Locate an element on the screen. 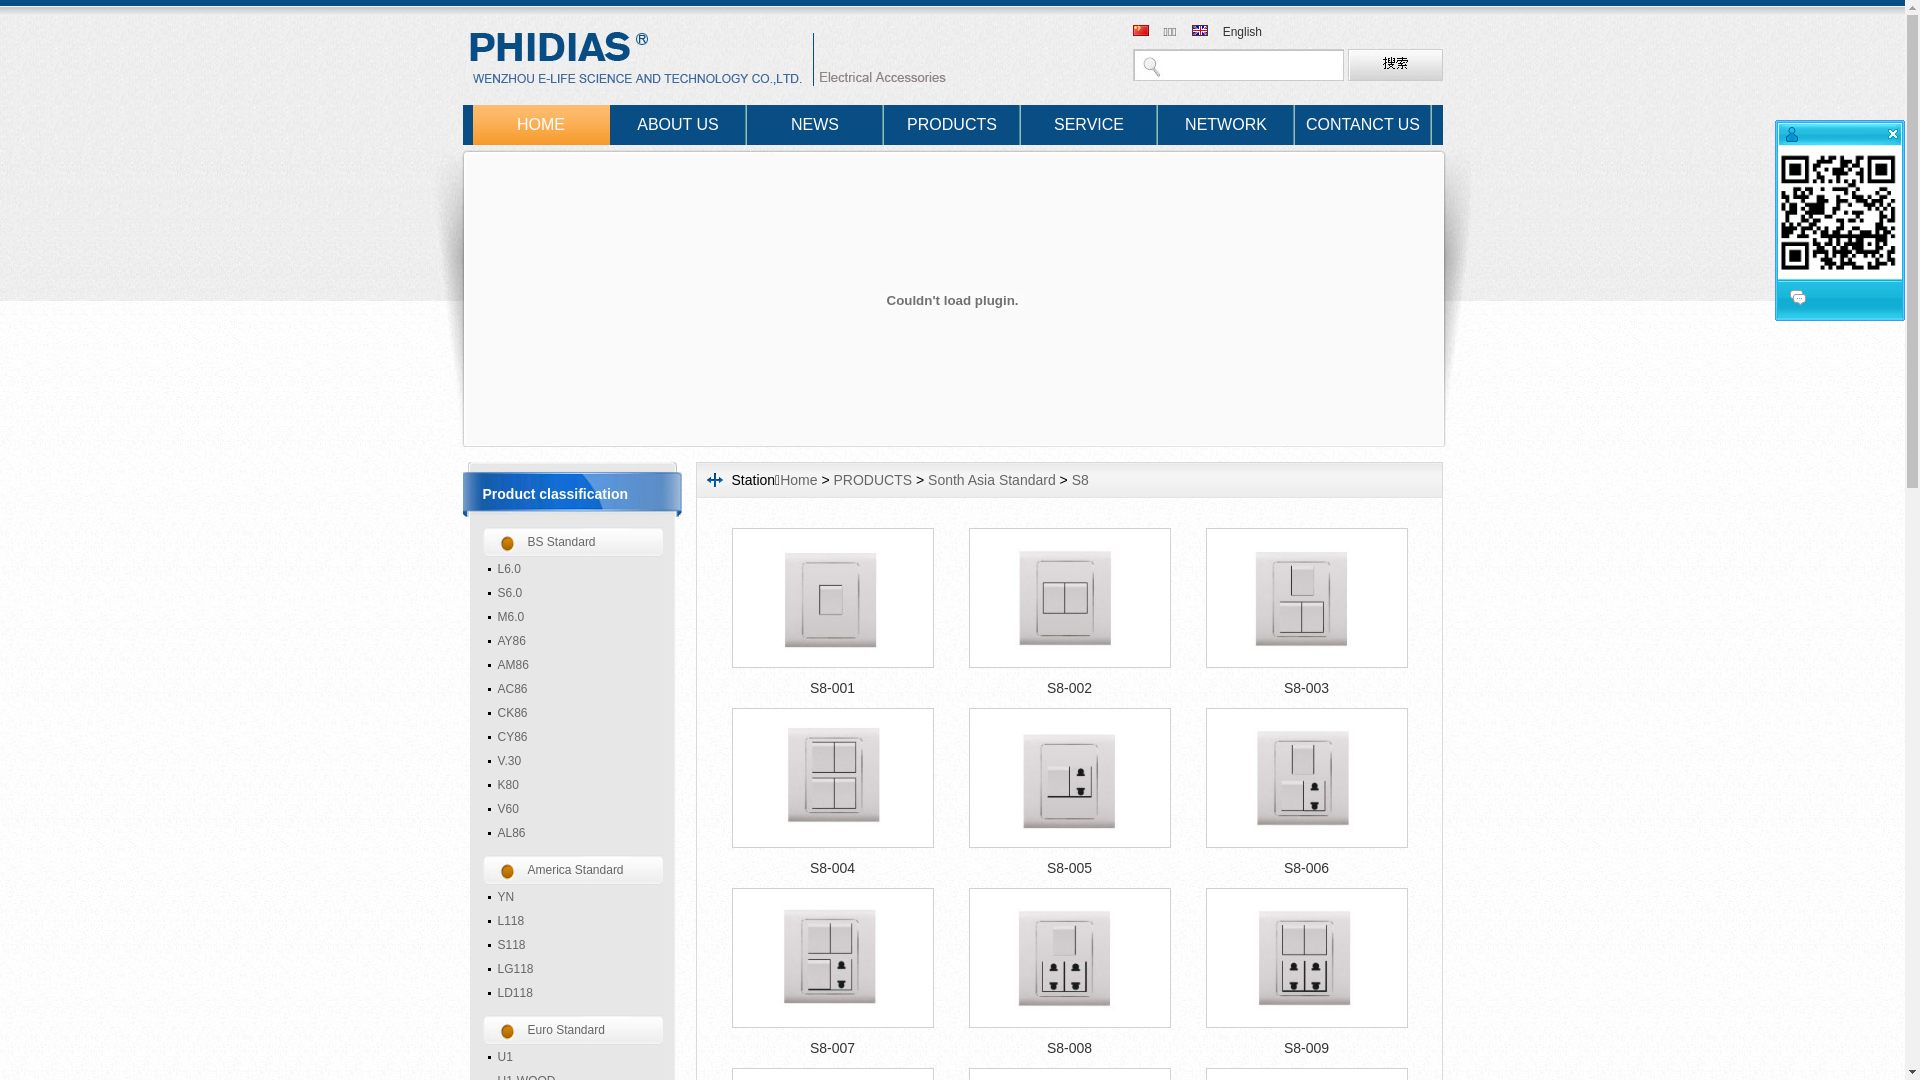  'S8-006' is located at coordinates (1306, 866).